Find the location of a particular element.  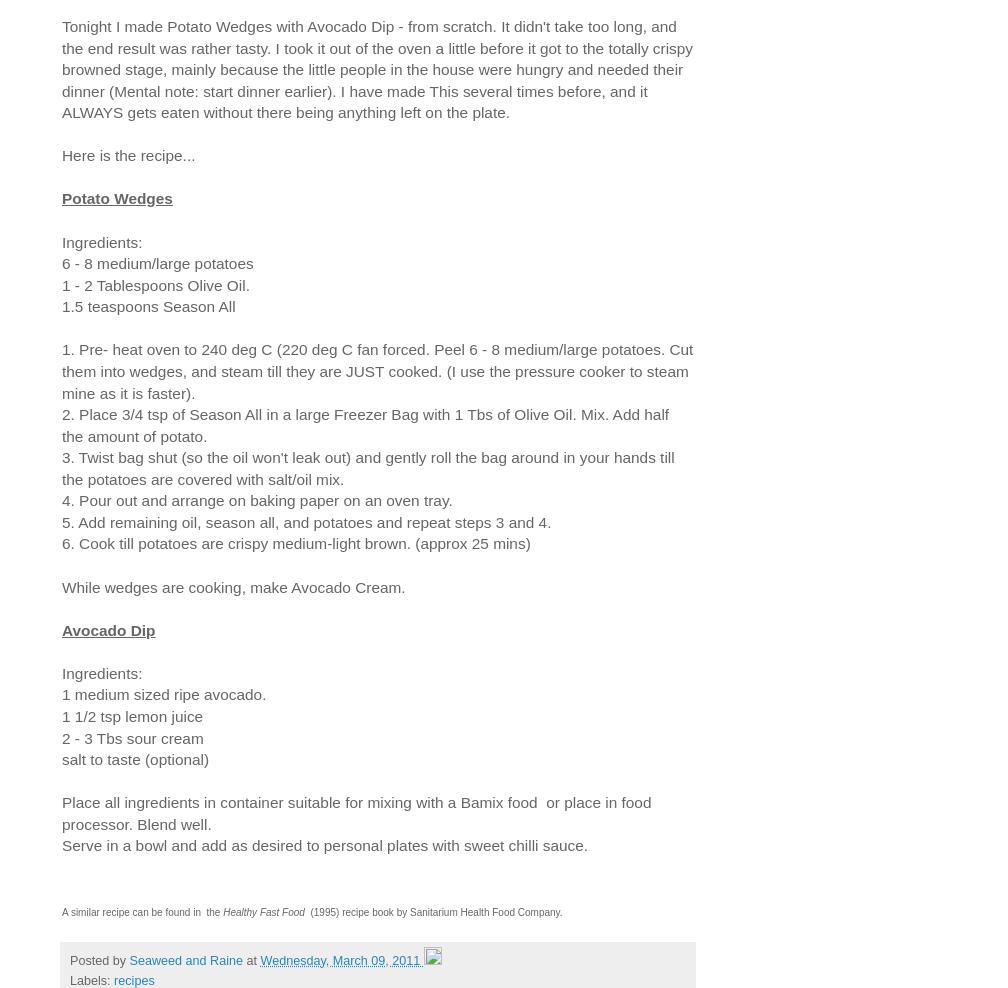

'1.5 teaspoons Season All' is located at coordinates (148, 305).